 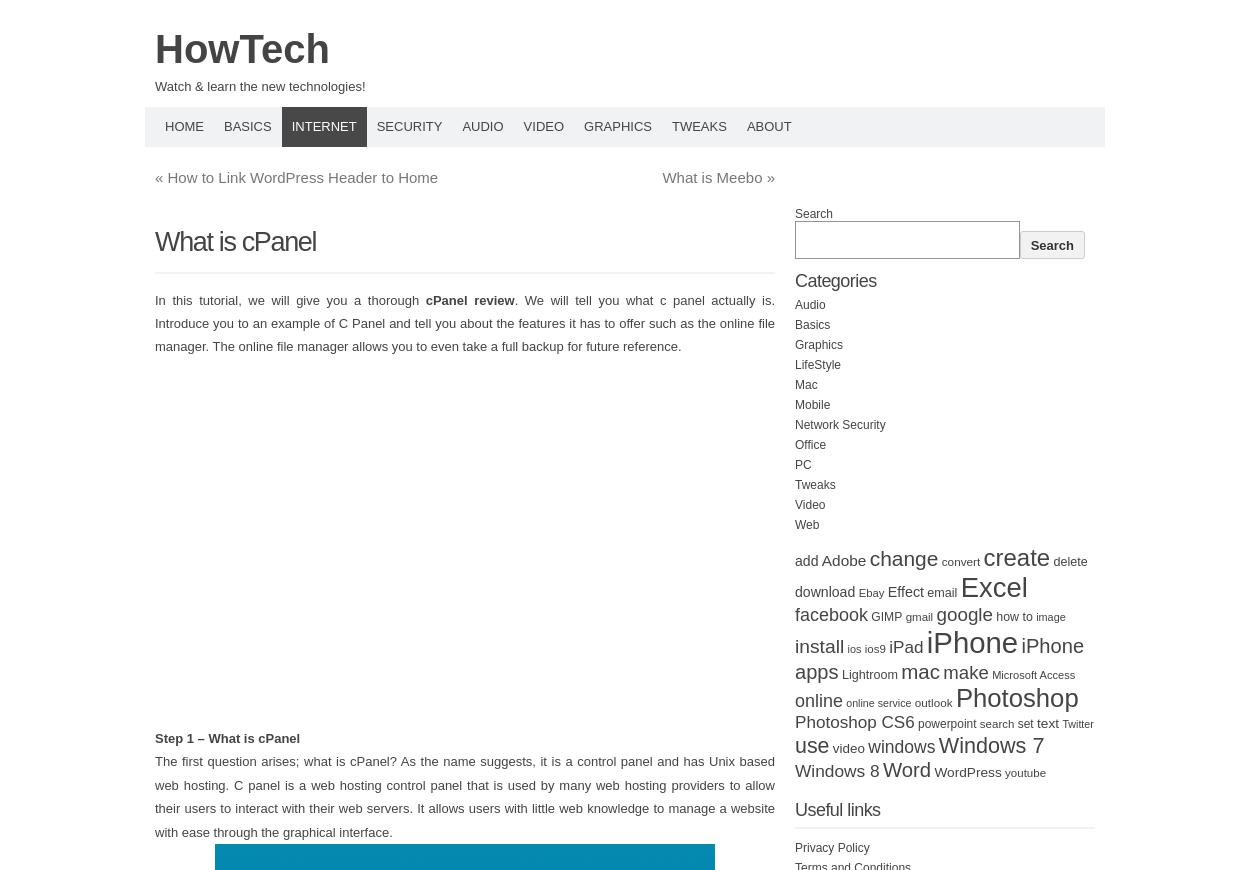 What do you see at coordinates (868, 675) in the screenshot?
I see `'Lightroom'` at bounding box center [868, 675].